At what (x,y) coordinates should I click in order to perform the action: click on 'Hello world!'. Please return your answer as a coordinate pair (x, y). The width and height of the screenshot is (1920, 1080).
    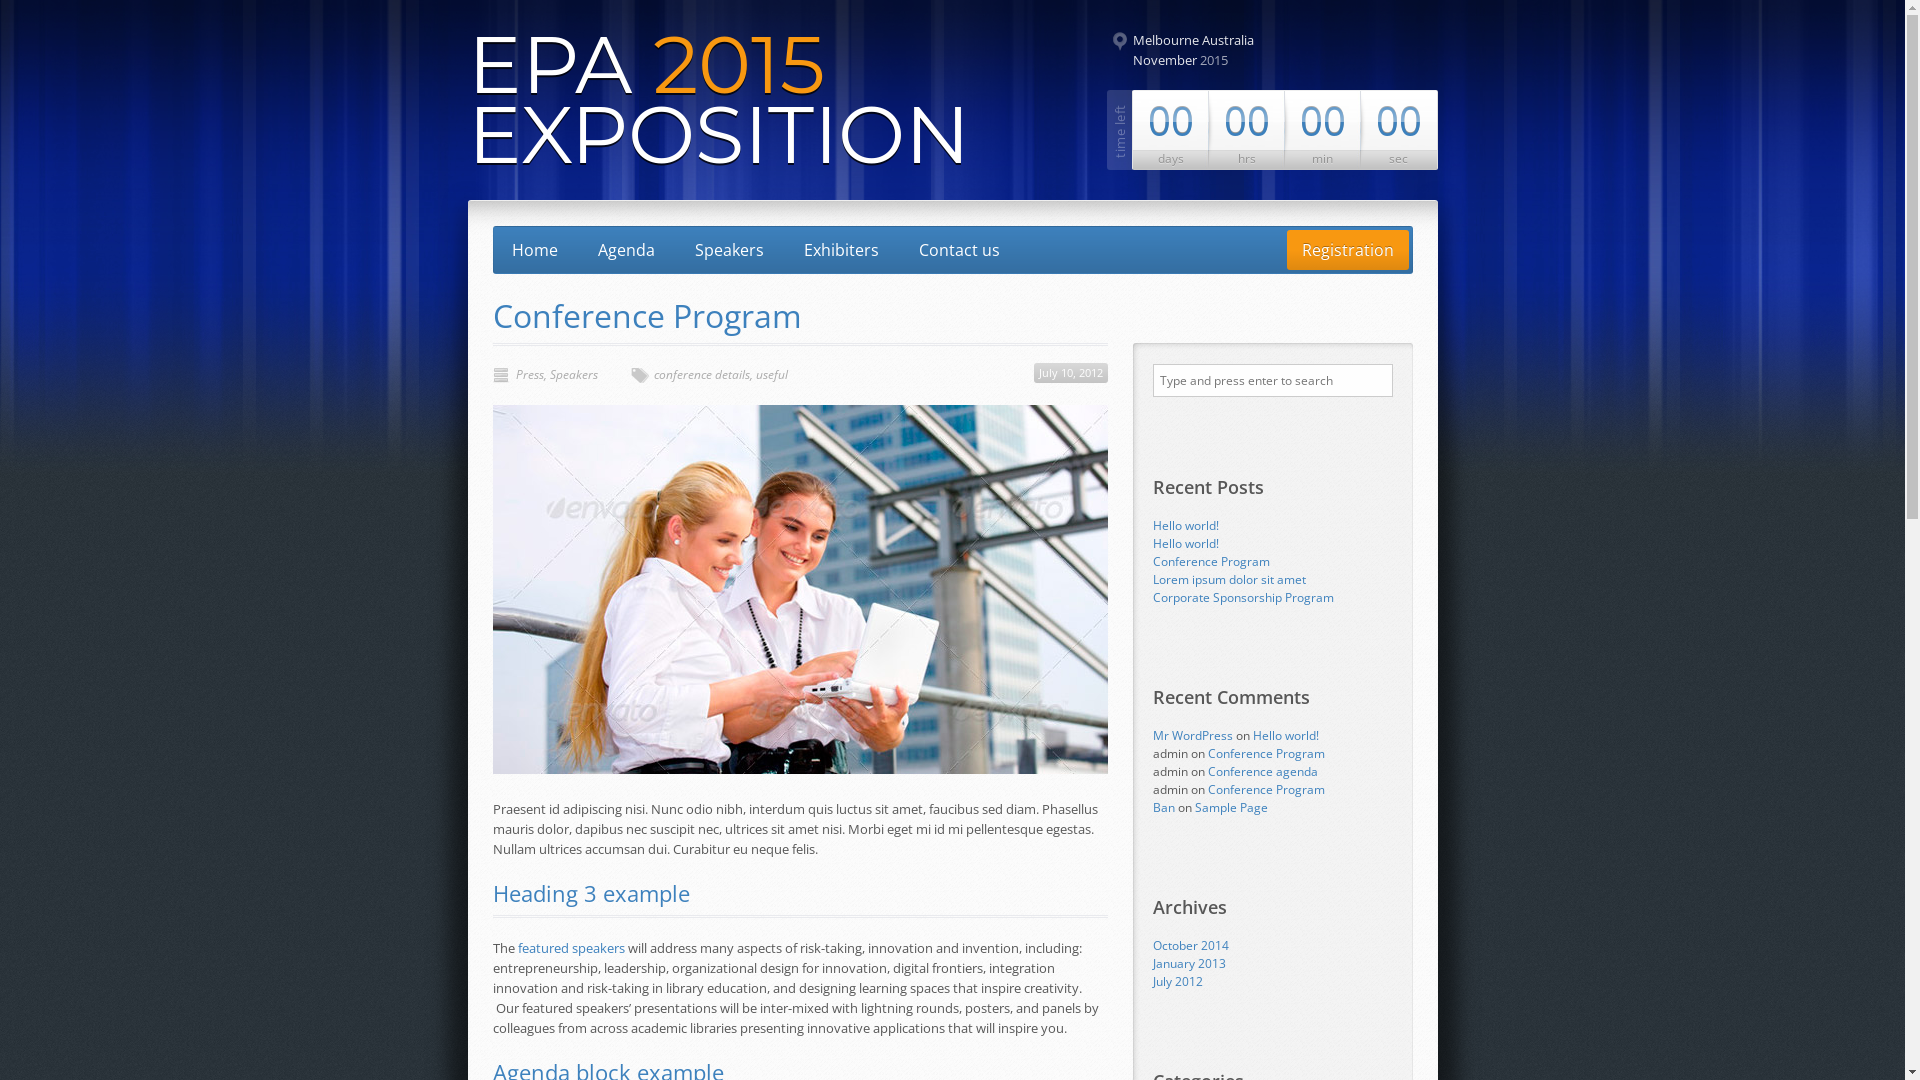
    Looking at the image, I should click on (1285, 735).